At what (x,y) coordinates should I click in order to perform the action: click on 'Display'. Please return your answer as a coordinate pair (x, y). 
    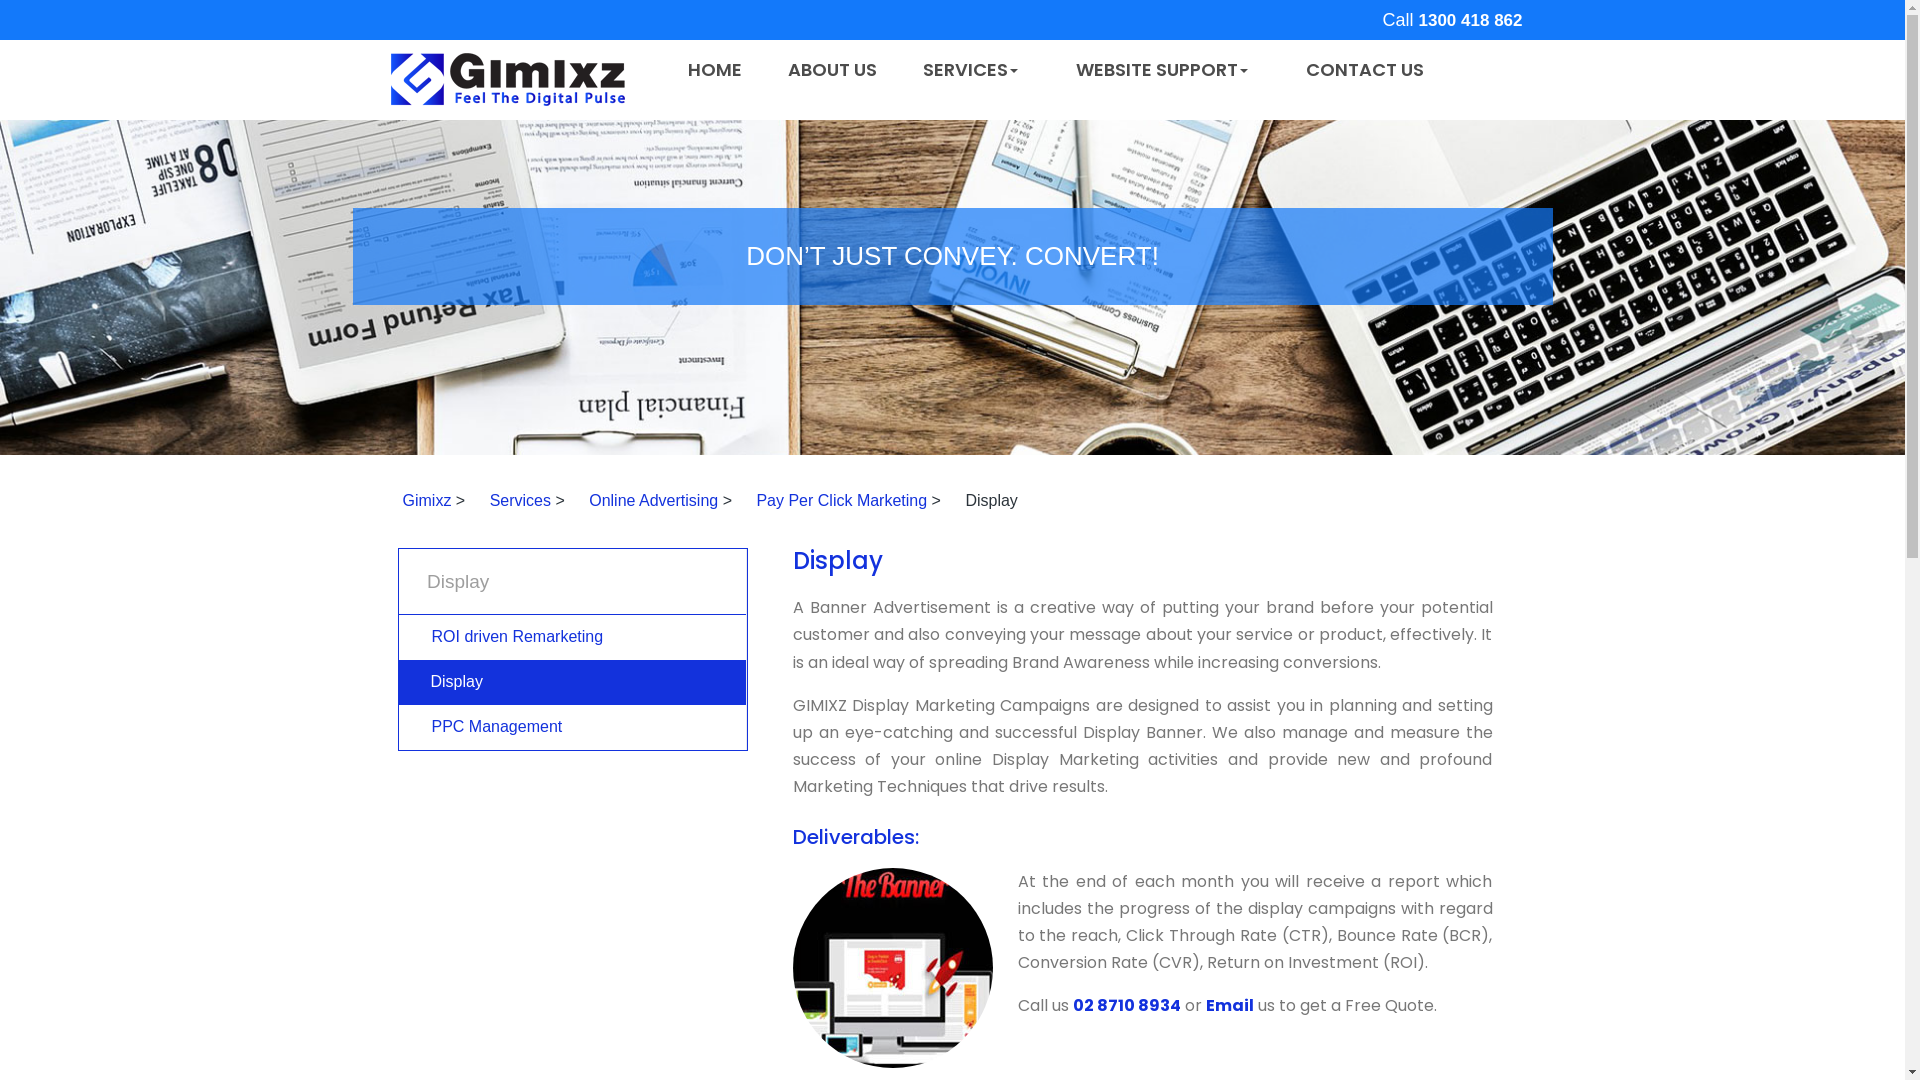
    Looking at the image, I should click on (570, 681).